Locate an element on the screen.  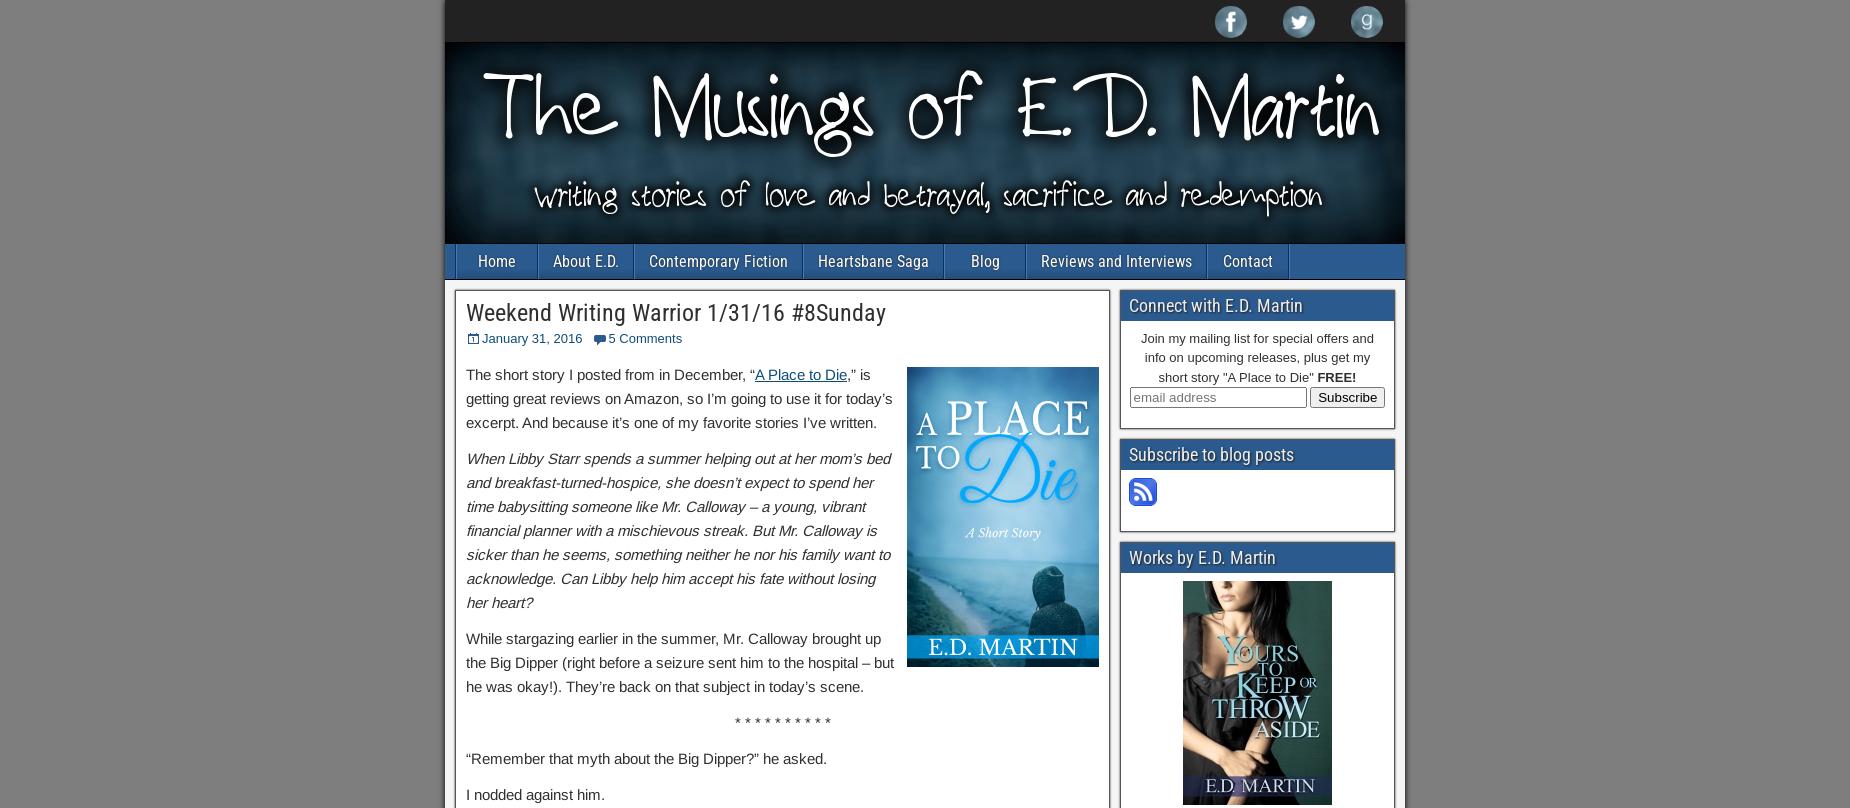
'“Remember that myth about the Big Dipper?” he asked.' is located at coordinates (646, 757).